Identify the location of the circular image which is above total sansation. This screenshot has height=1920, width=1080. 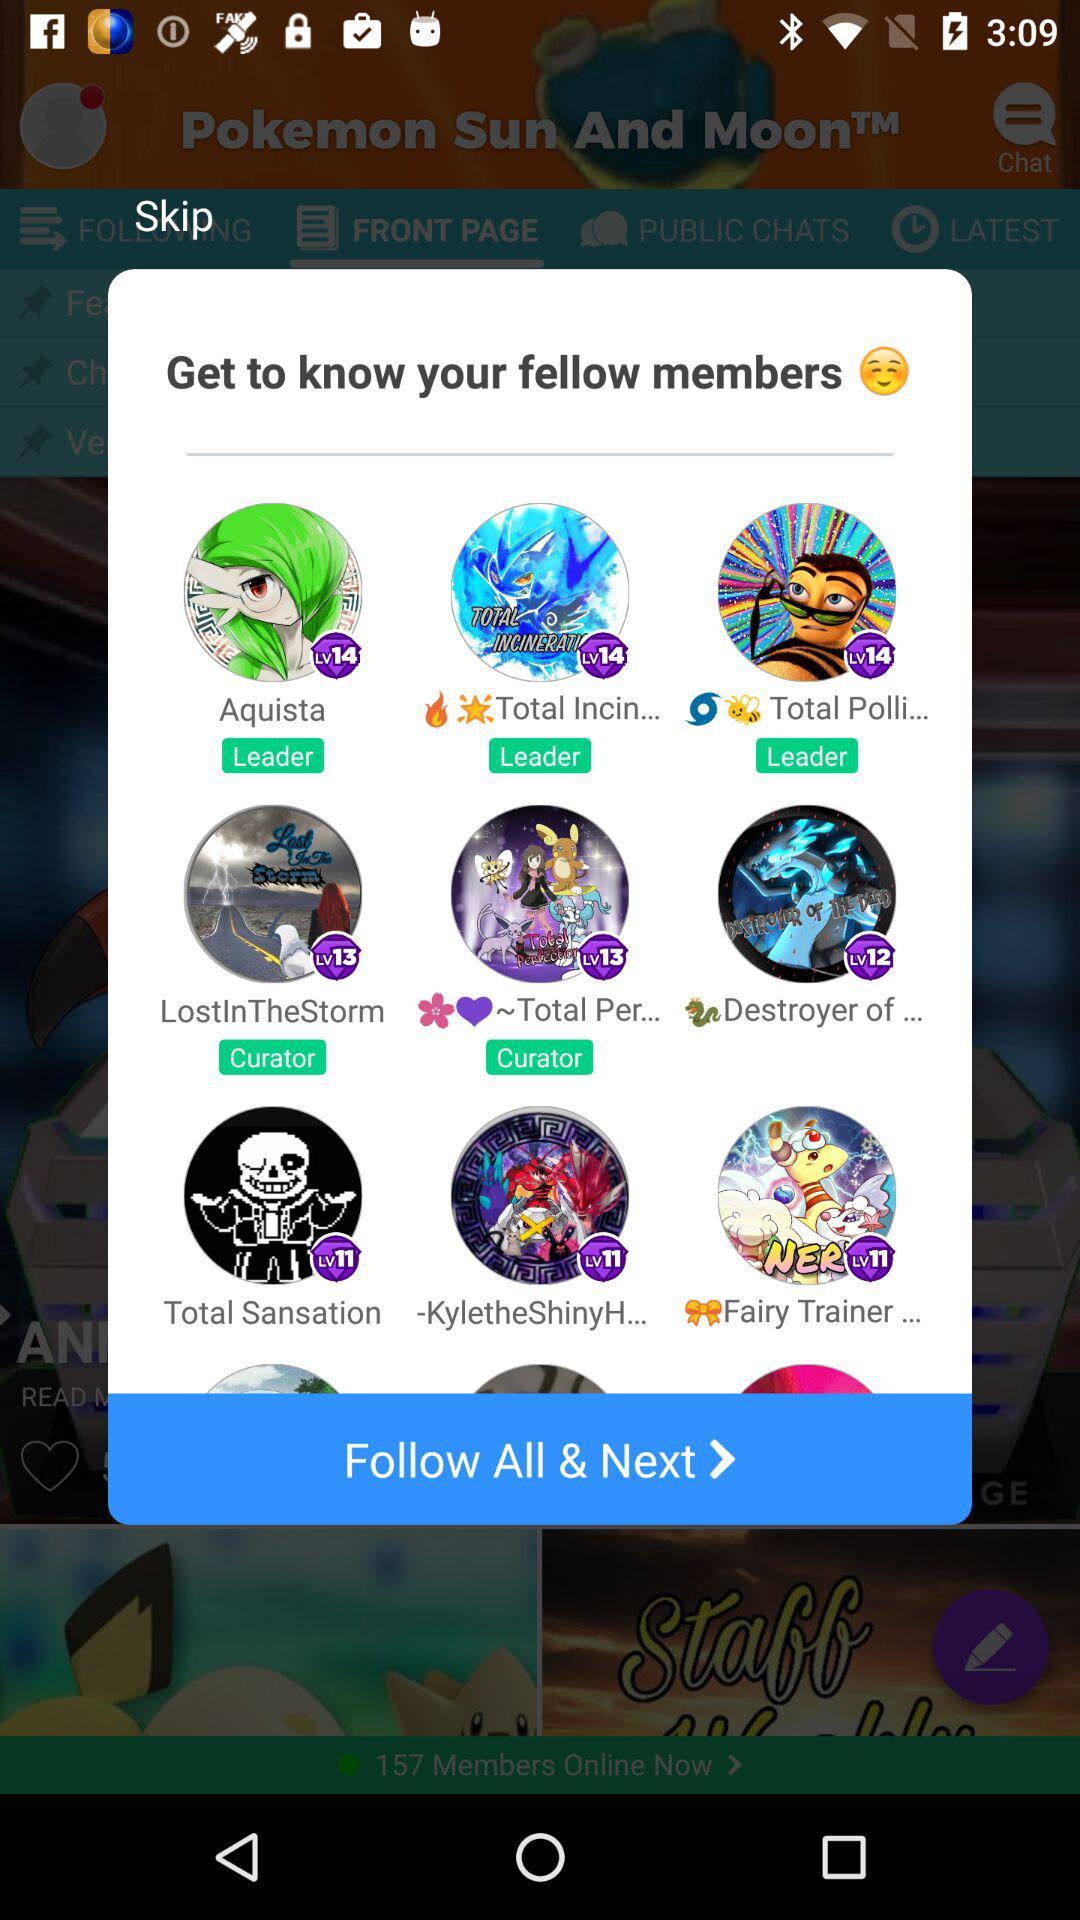
(273, 1195).